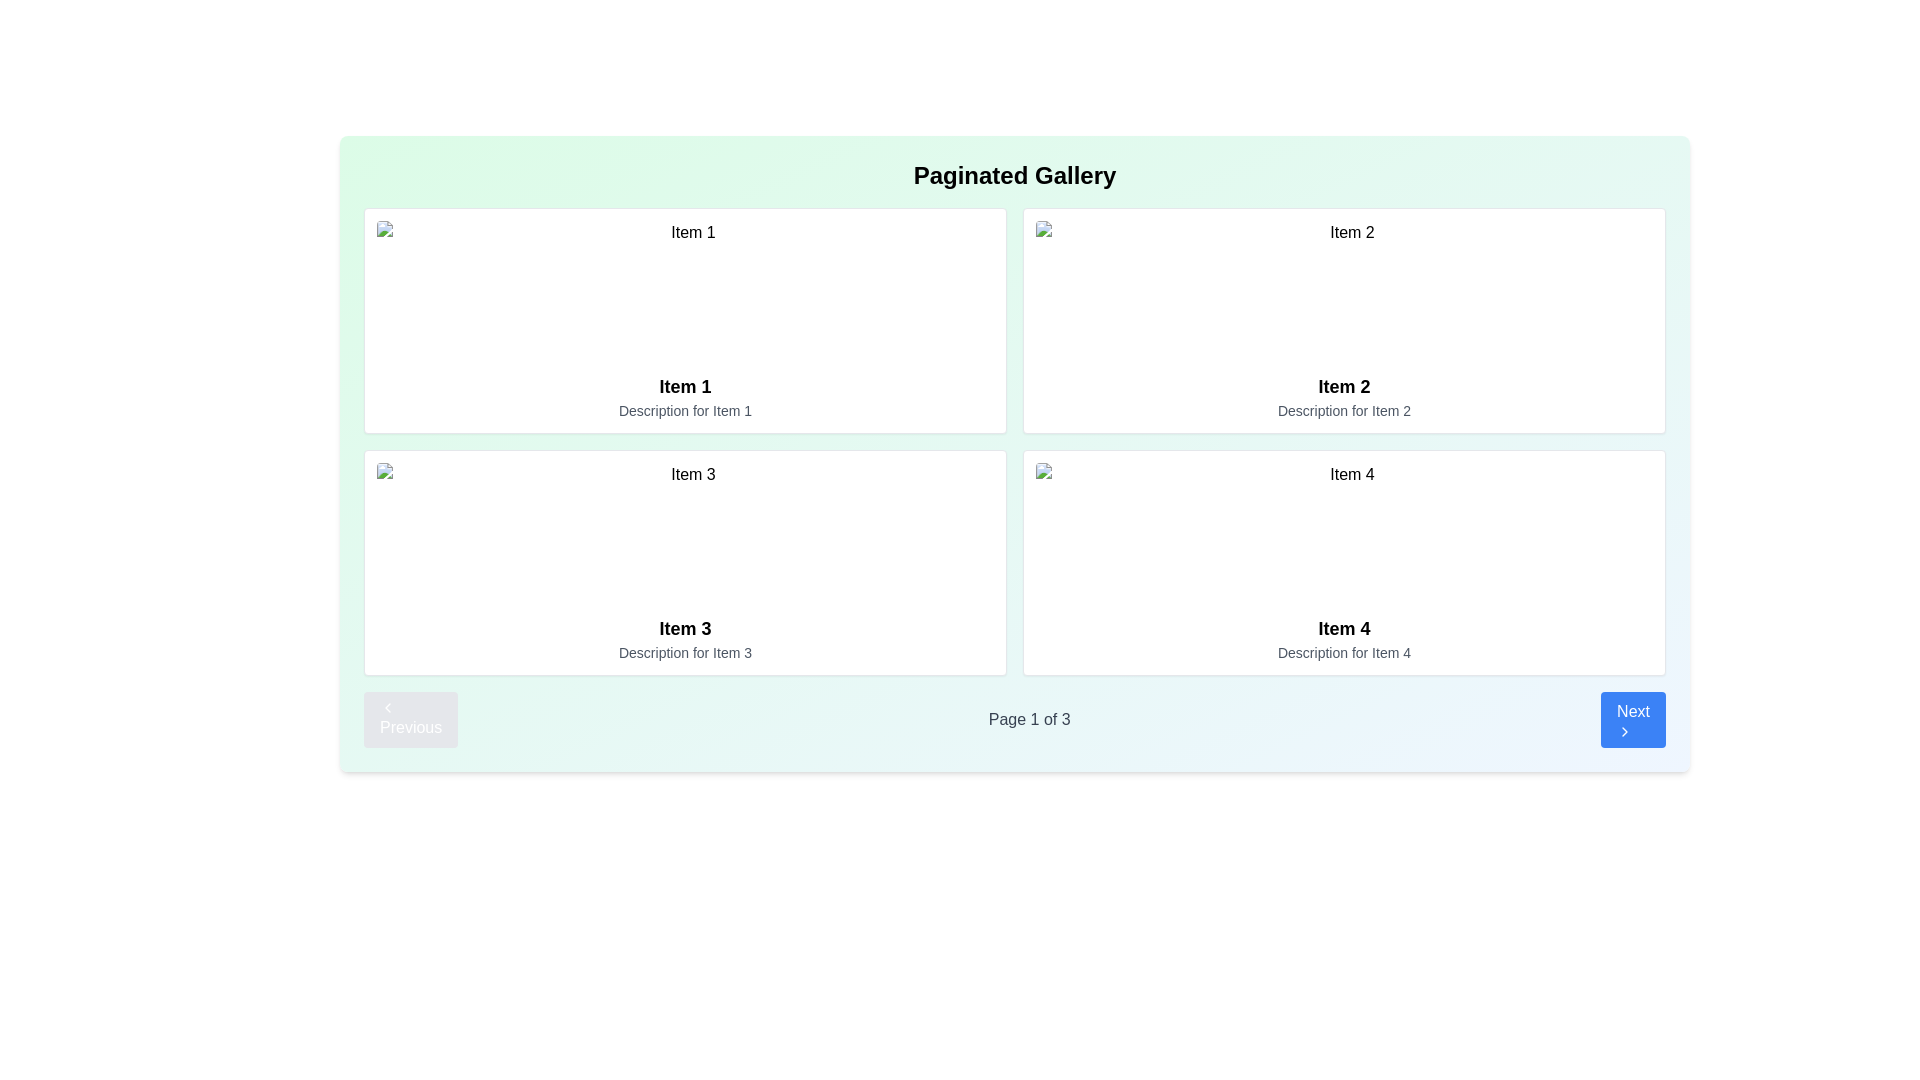 This screenshot has width=1920, height=1080. I want to click on text label that contains the phrase 'Description for Item 2', located under the header 'Item 2' in the item card in the top right corner of the grid layout, so click(1344, 410).